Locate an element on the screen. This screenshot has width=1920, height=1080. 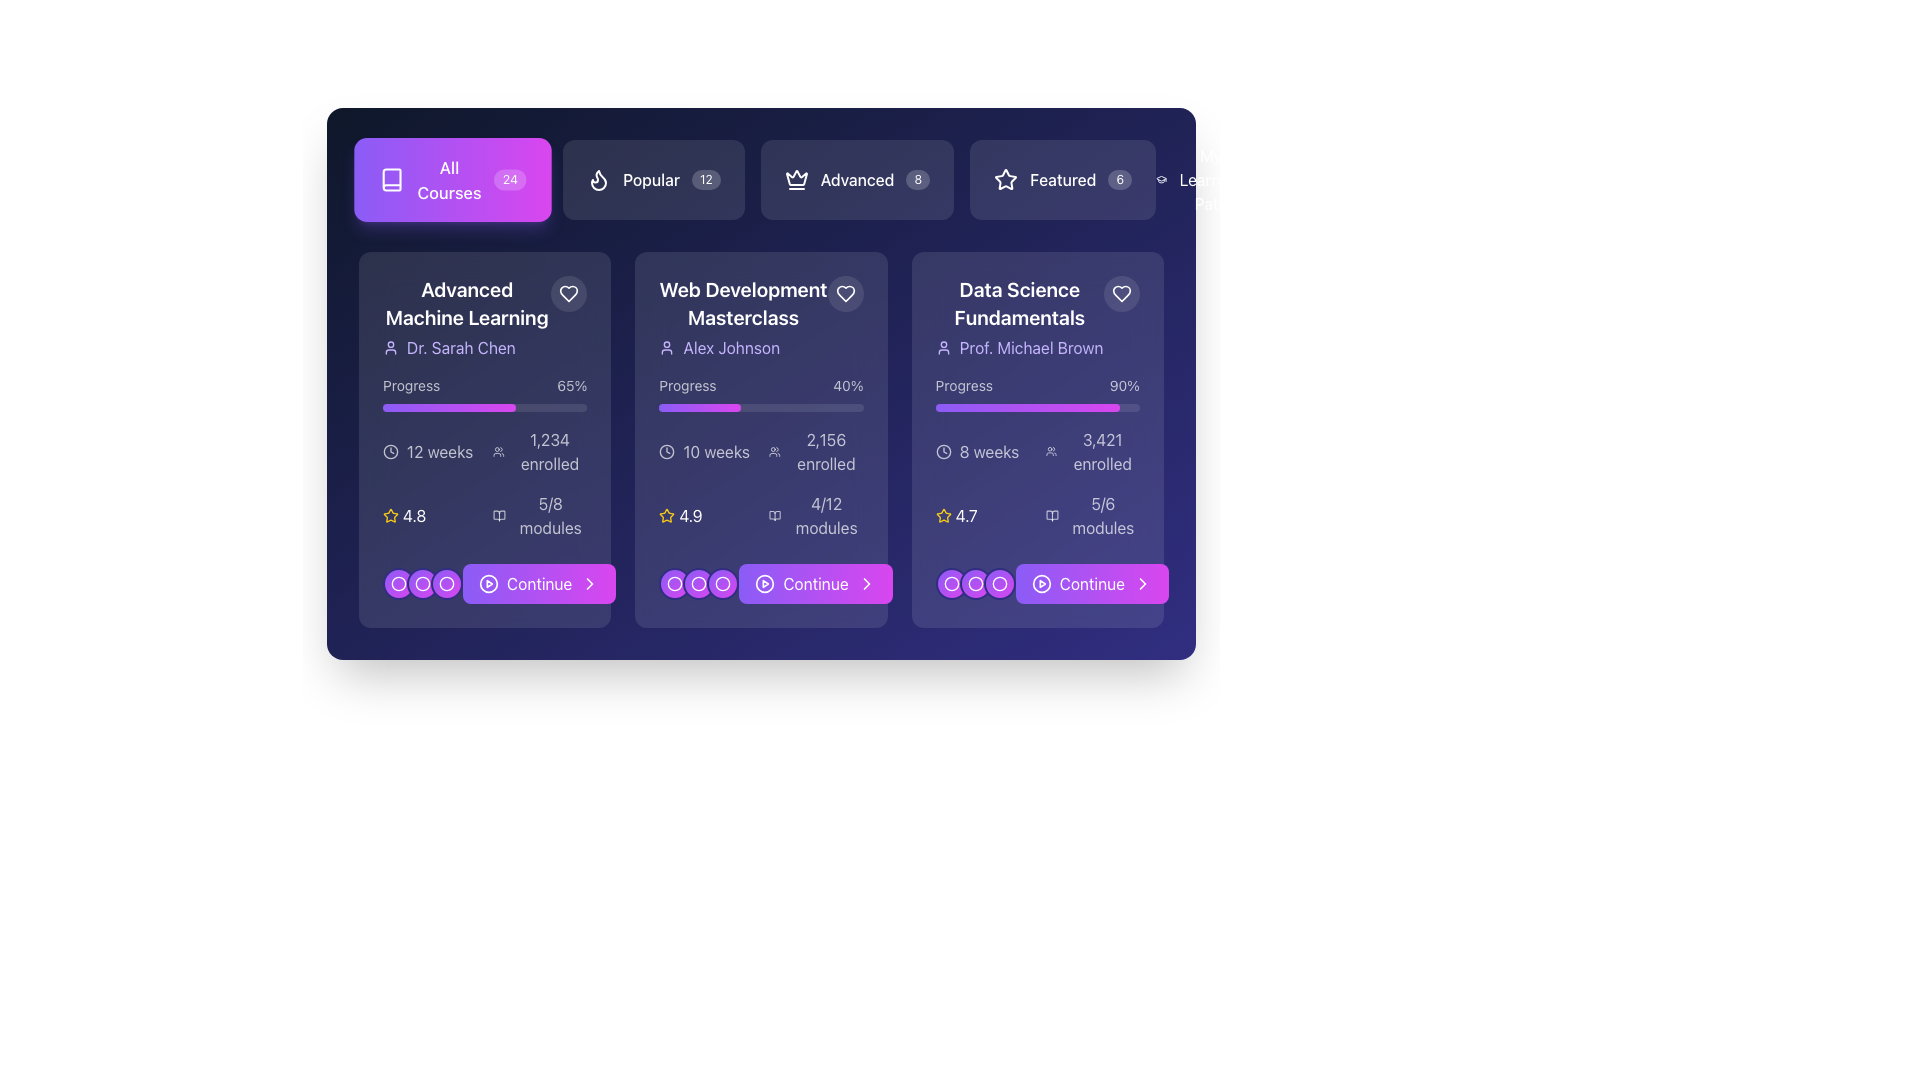
the main circular element of the clock icon in the 'Web Development Masterclass' section is located at coordinates (667, 451).